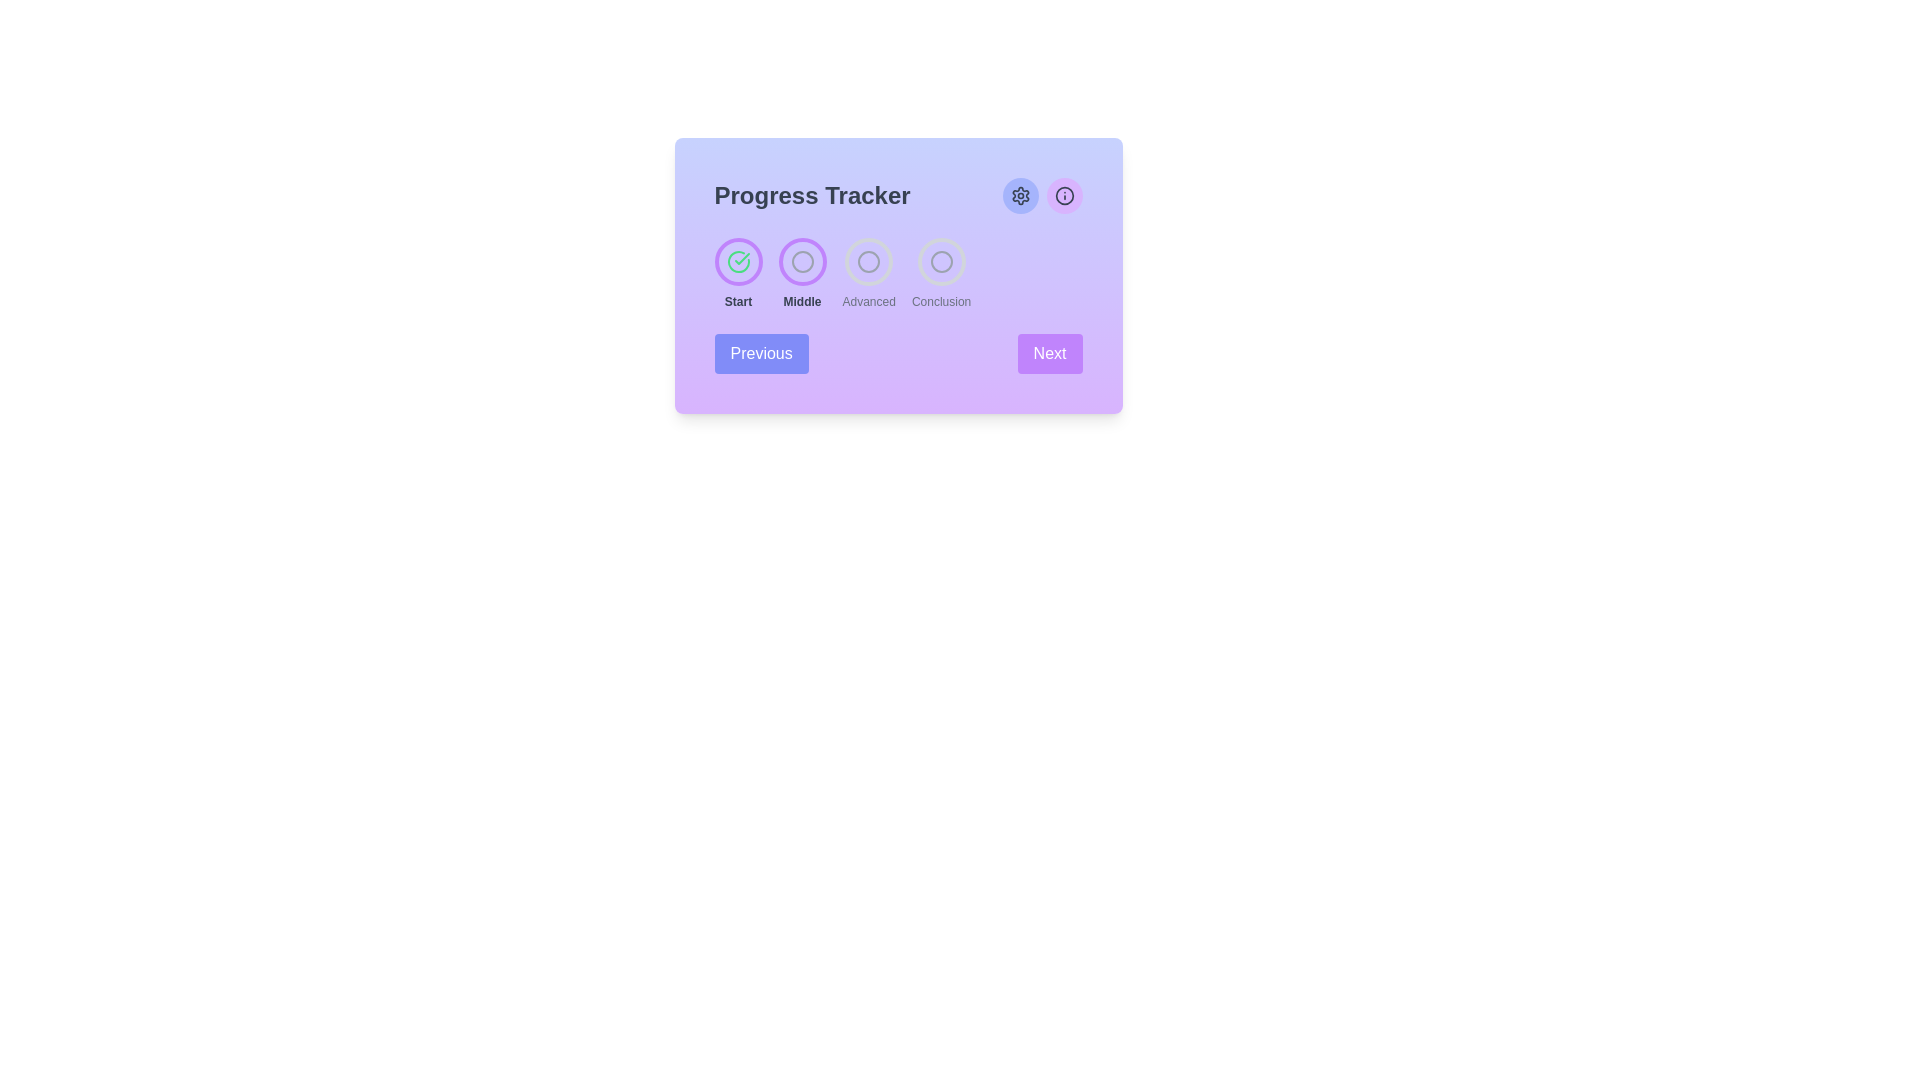 The image size is (1920, 1080). I want to click on the text label 'Advanced' which is styled with a small font size and gray color, located below a circular icon in a progress tracking interface, so click(869, 301).